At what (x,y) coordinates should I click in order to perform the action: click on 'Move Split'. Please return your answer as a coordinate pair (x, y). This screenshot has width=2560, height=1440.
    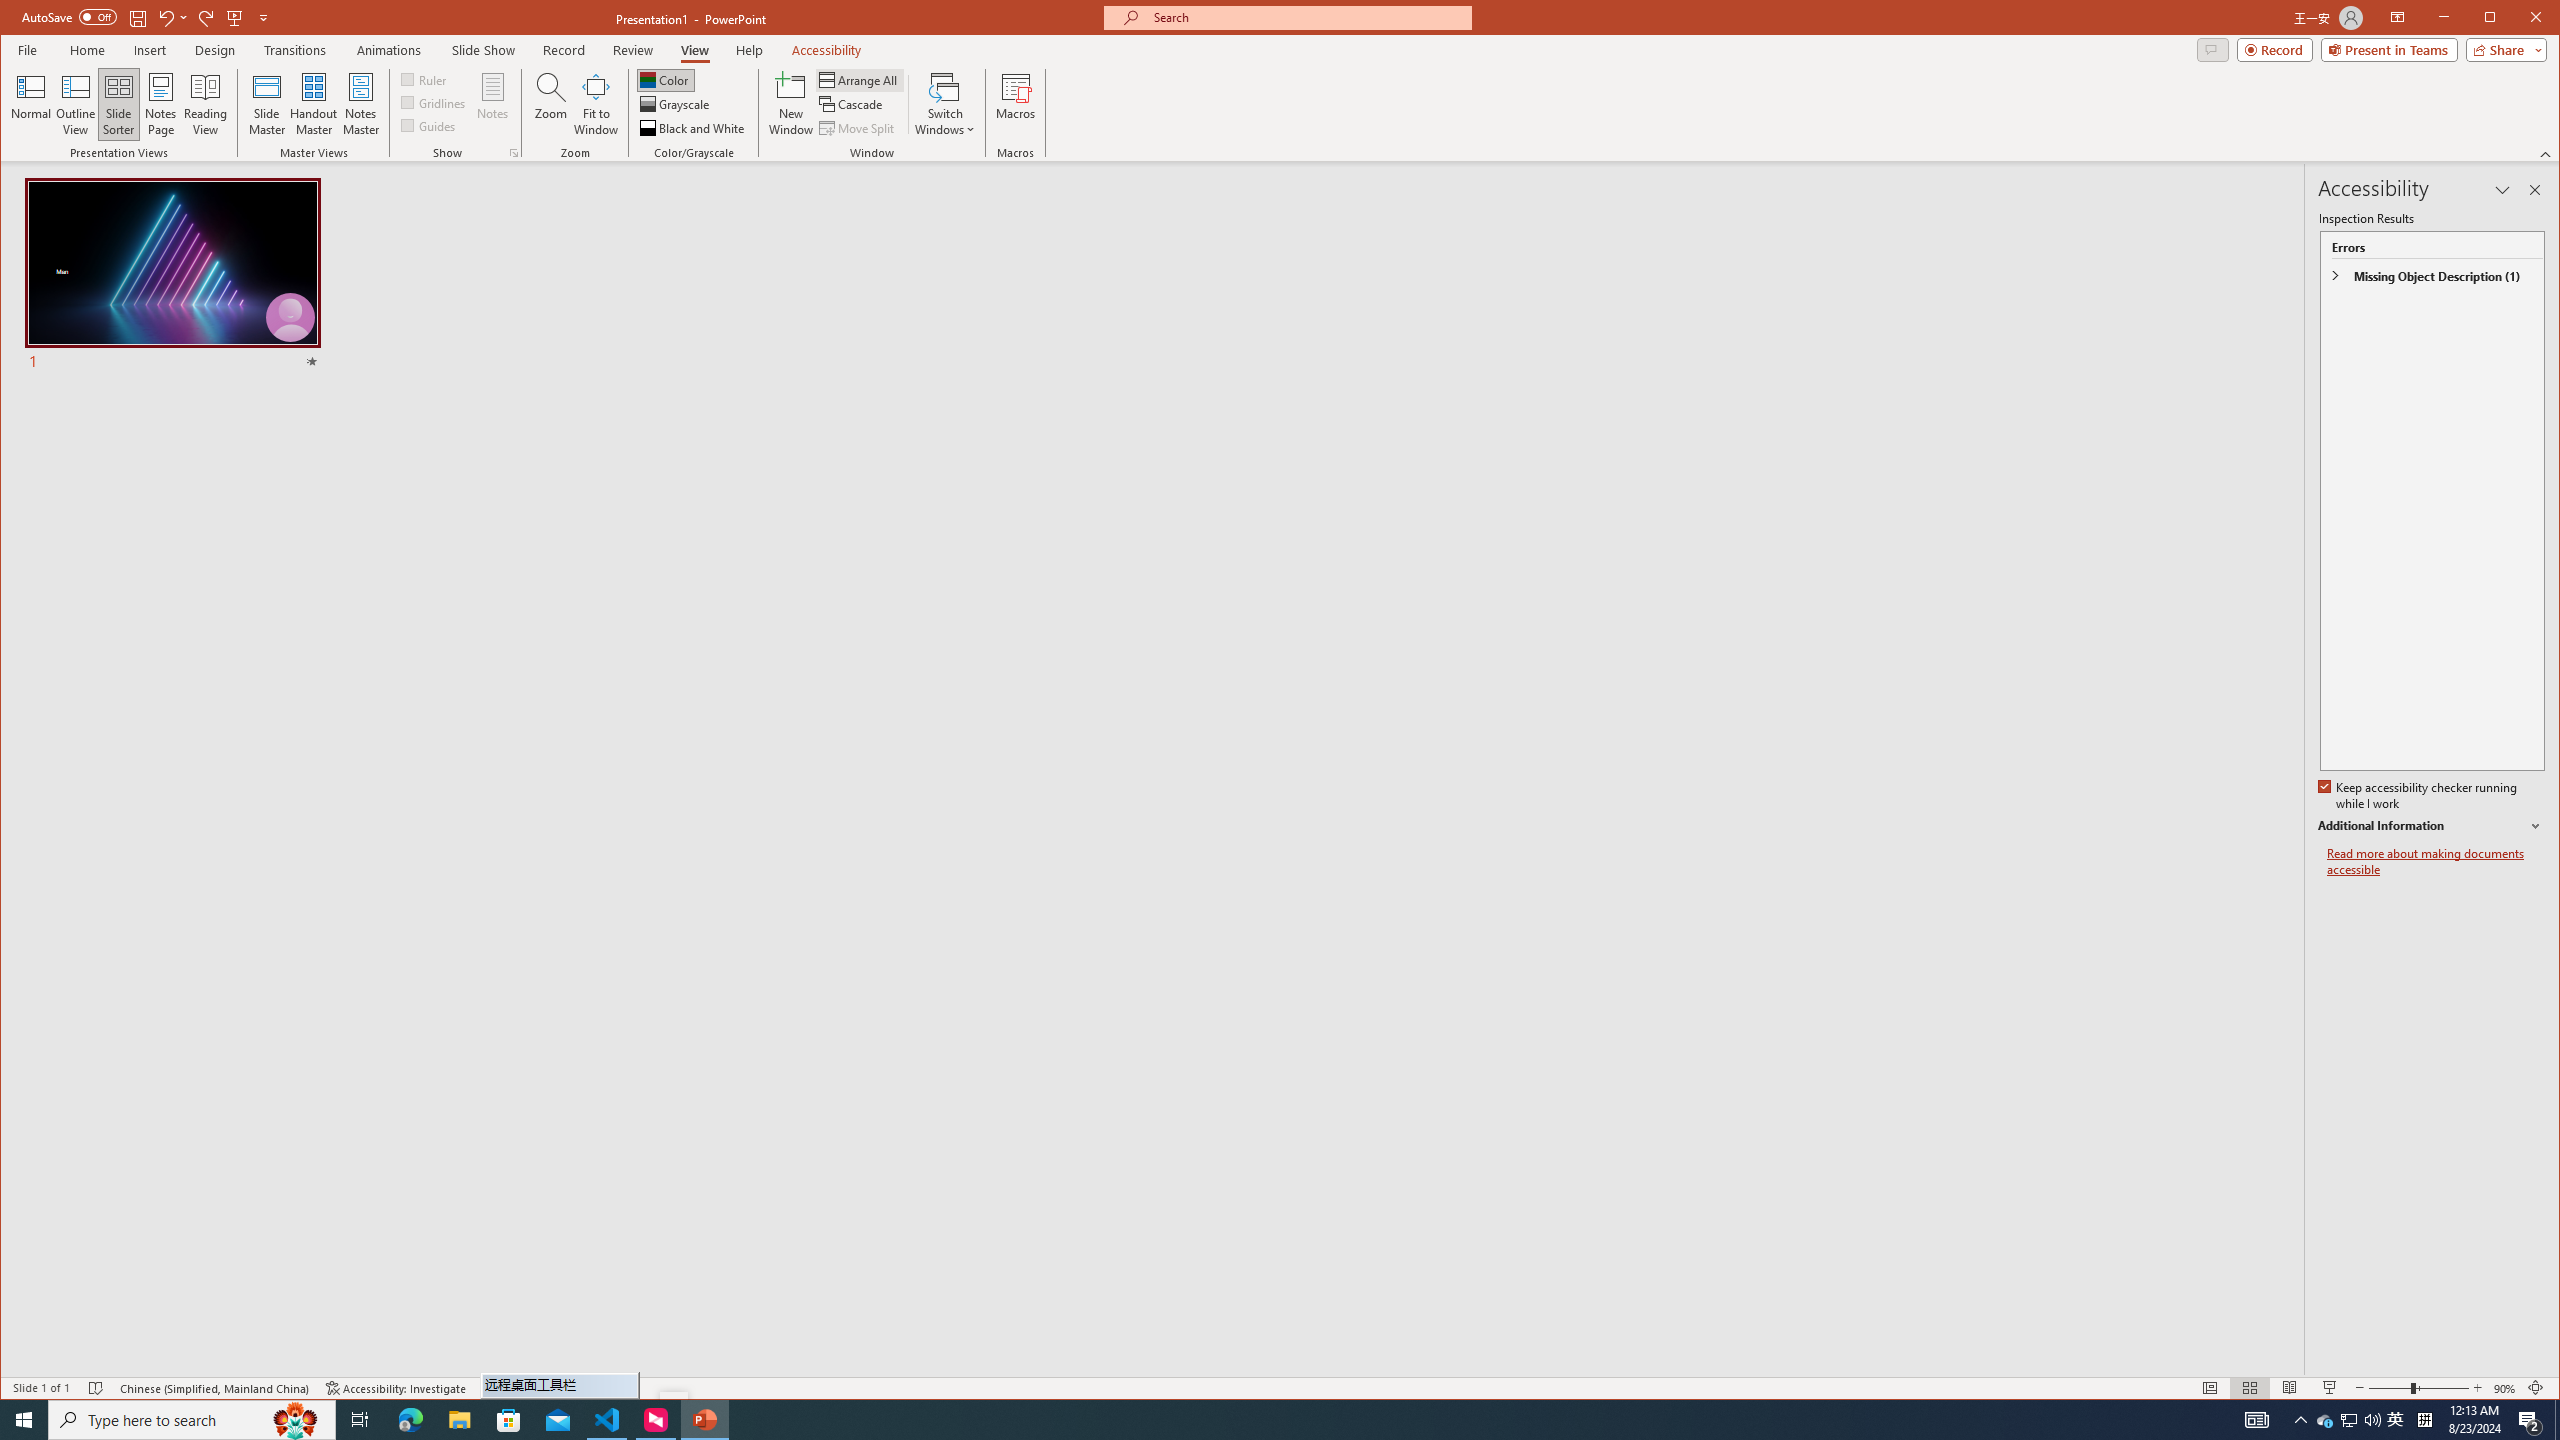
    Looking at the image, I should click on (857, 127).